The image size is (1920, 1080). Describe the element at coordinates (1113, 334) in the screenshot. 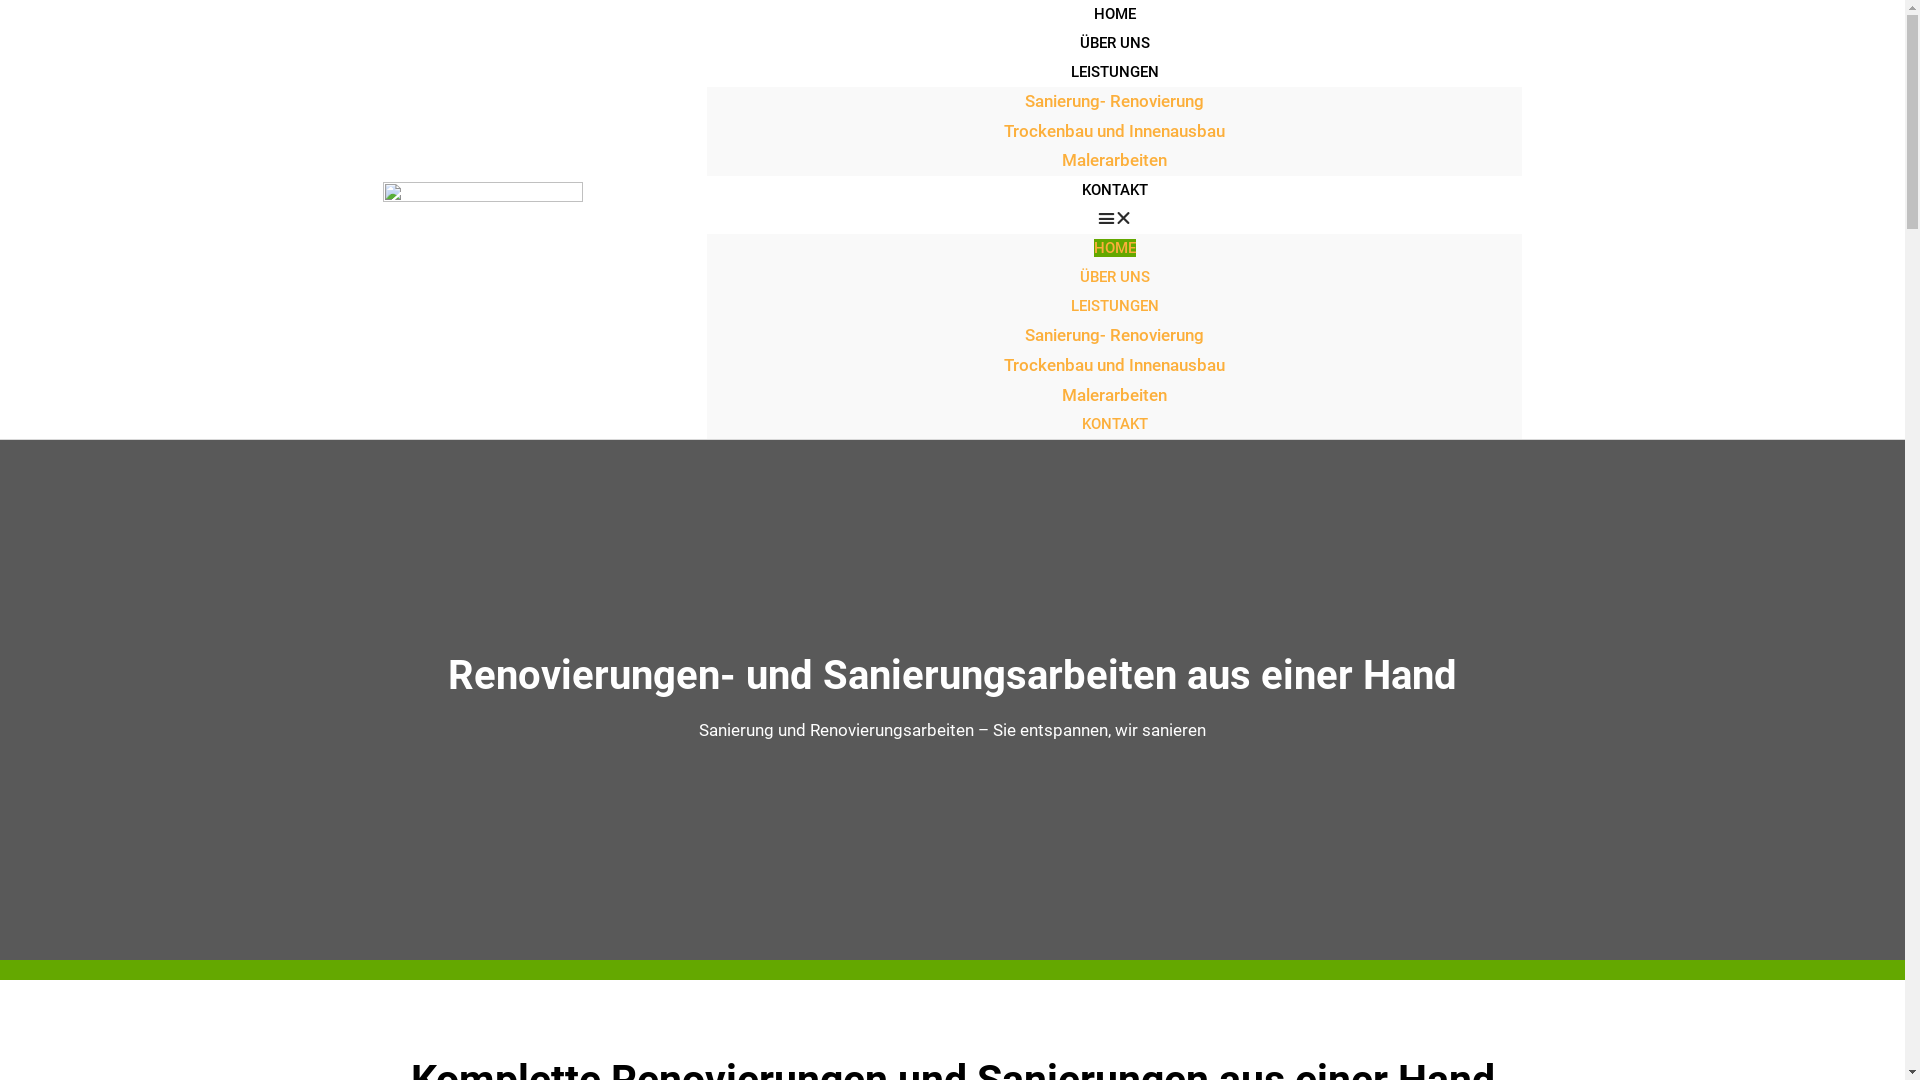

I see `'Sanierung- Renovierung'` at that location.